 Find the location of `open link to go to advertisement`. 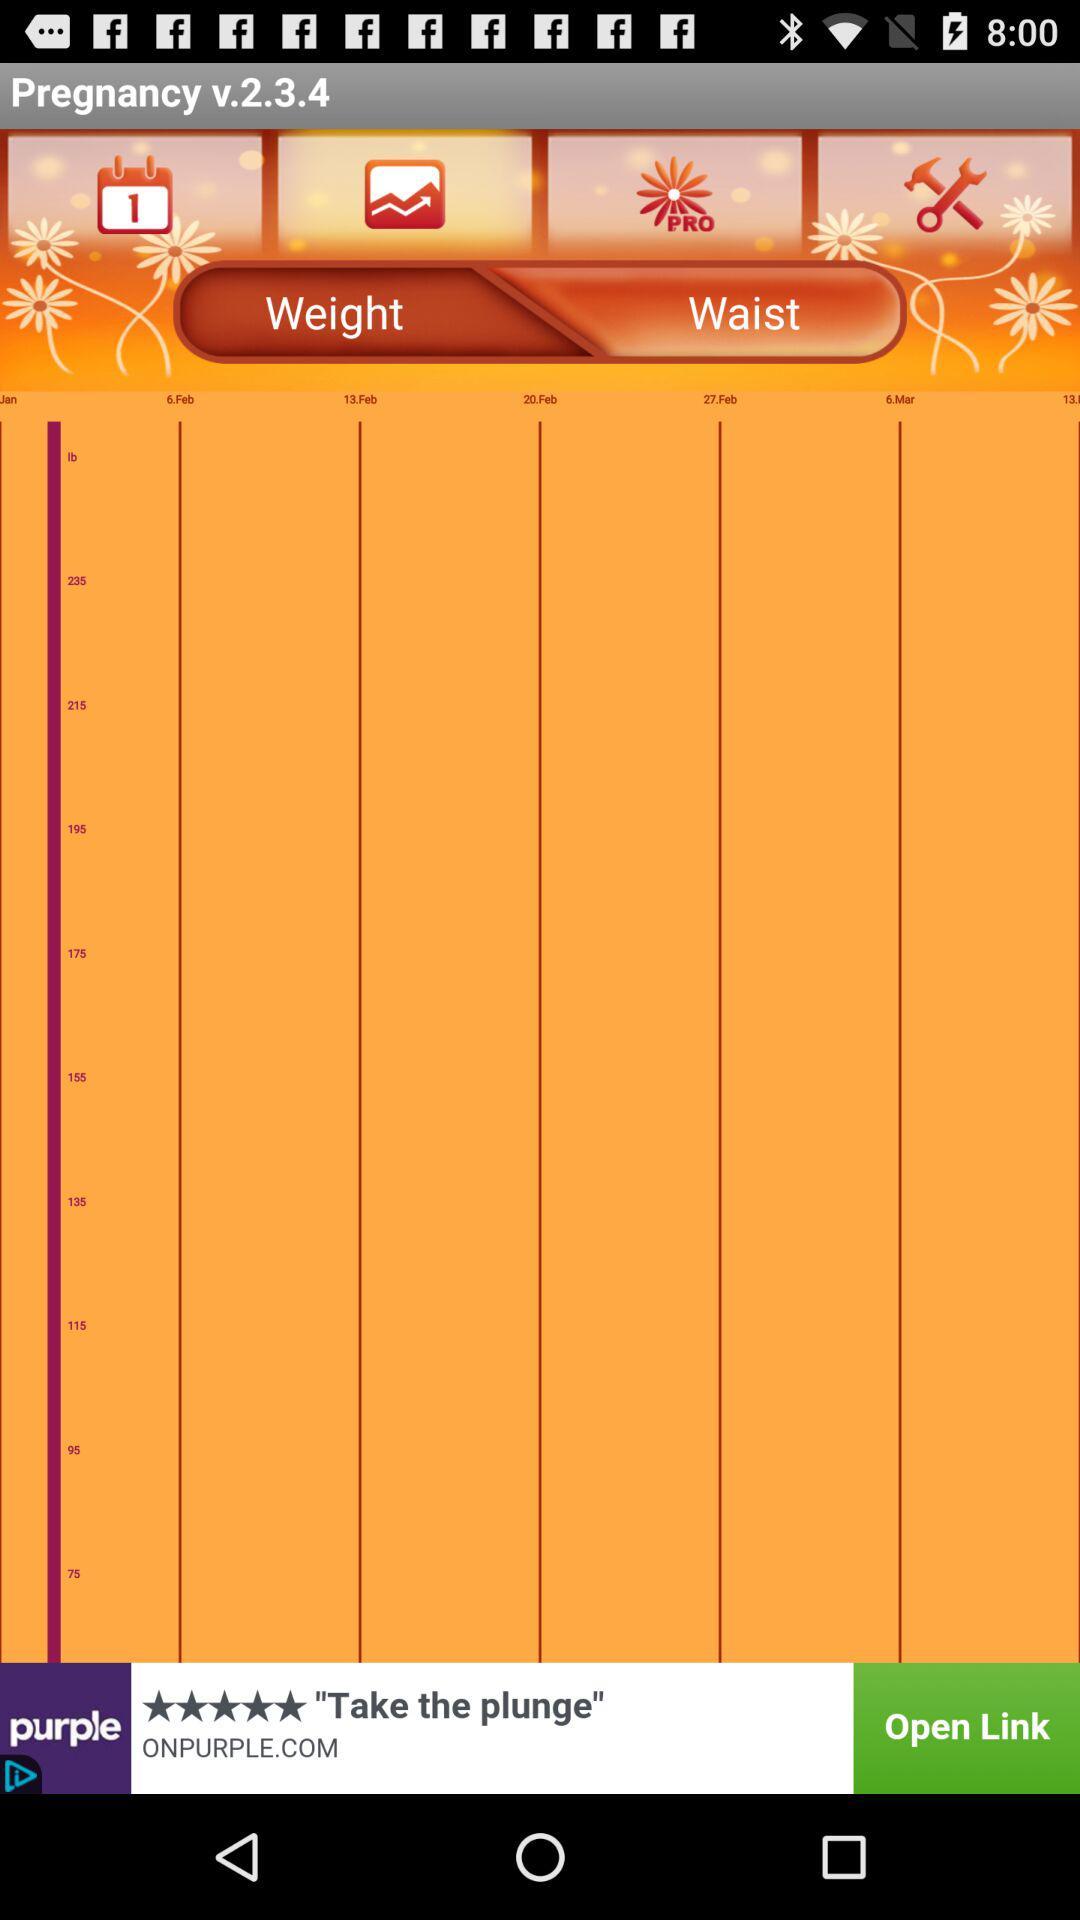

open link to go to advertisement is located at coordinates (540, 1727).